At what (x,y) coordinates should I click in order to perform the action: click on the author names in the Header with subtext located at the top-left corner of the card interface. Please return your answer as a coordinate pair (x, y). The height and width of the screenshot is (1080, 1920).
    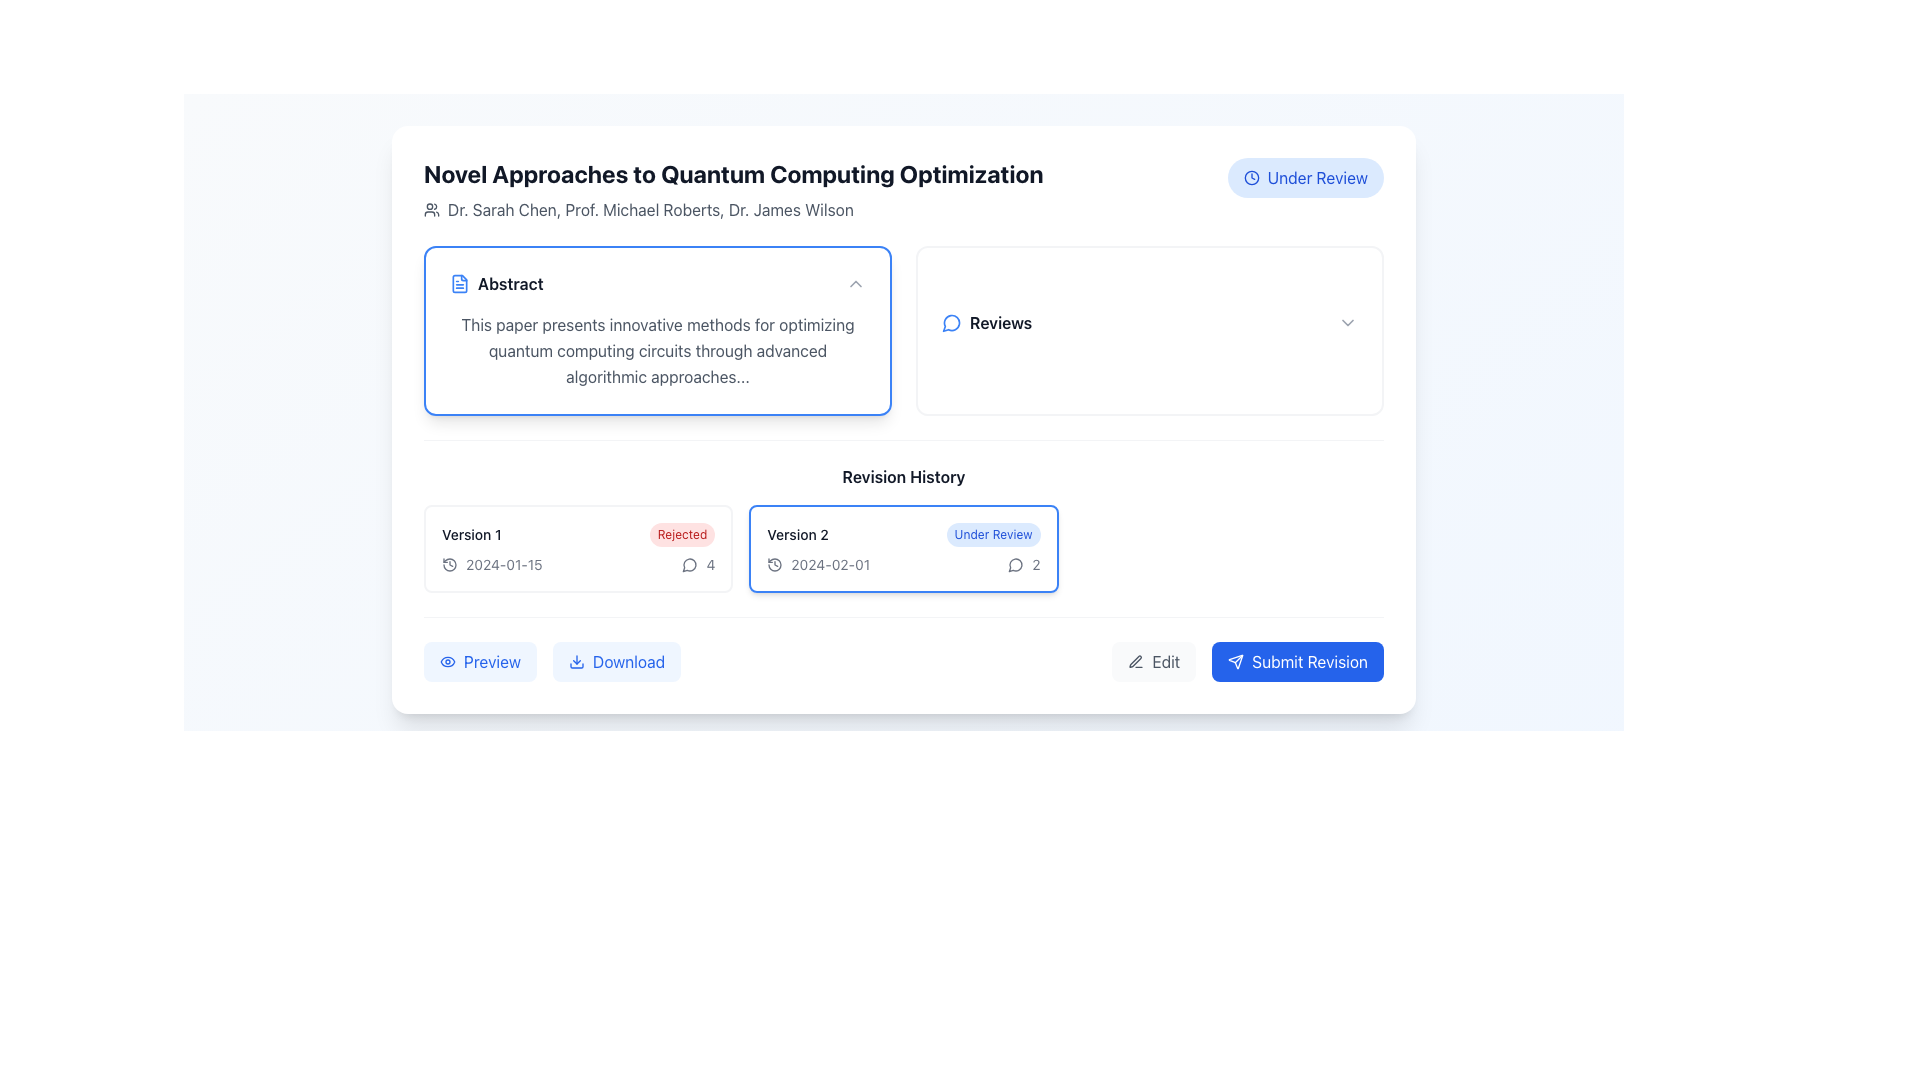
    Looking at the image, I should click on (732, 189).